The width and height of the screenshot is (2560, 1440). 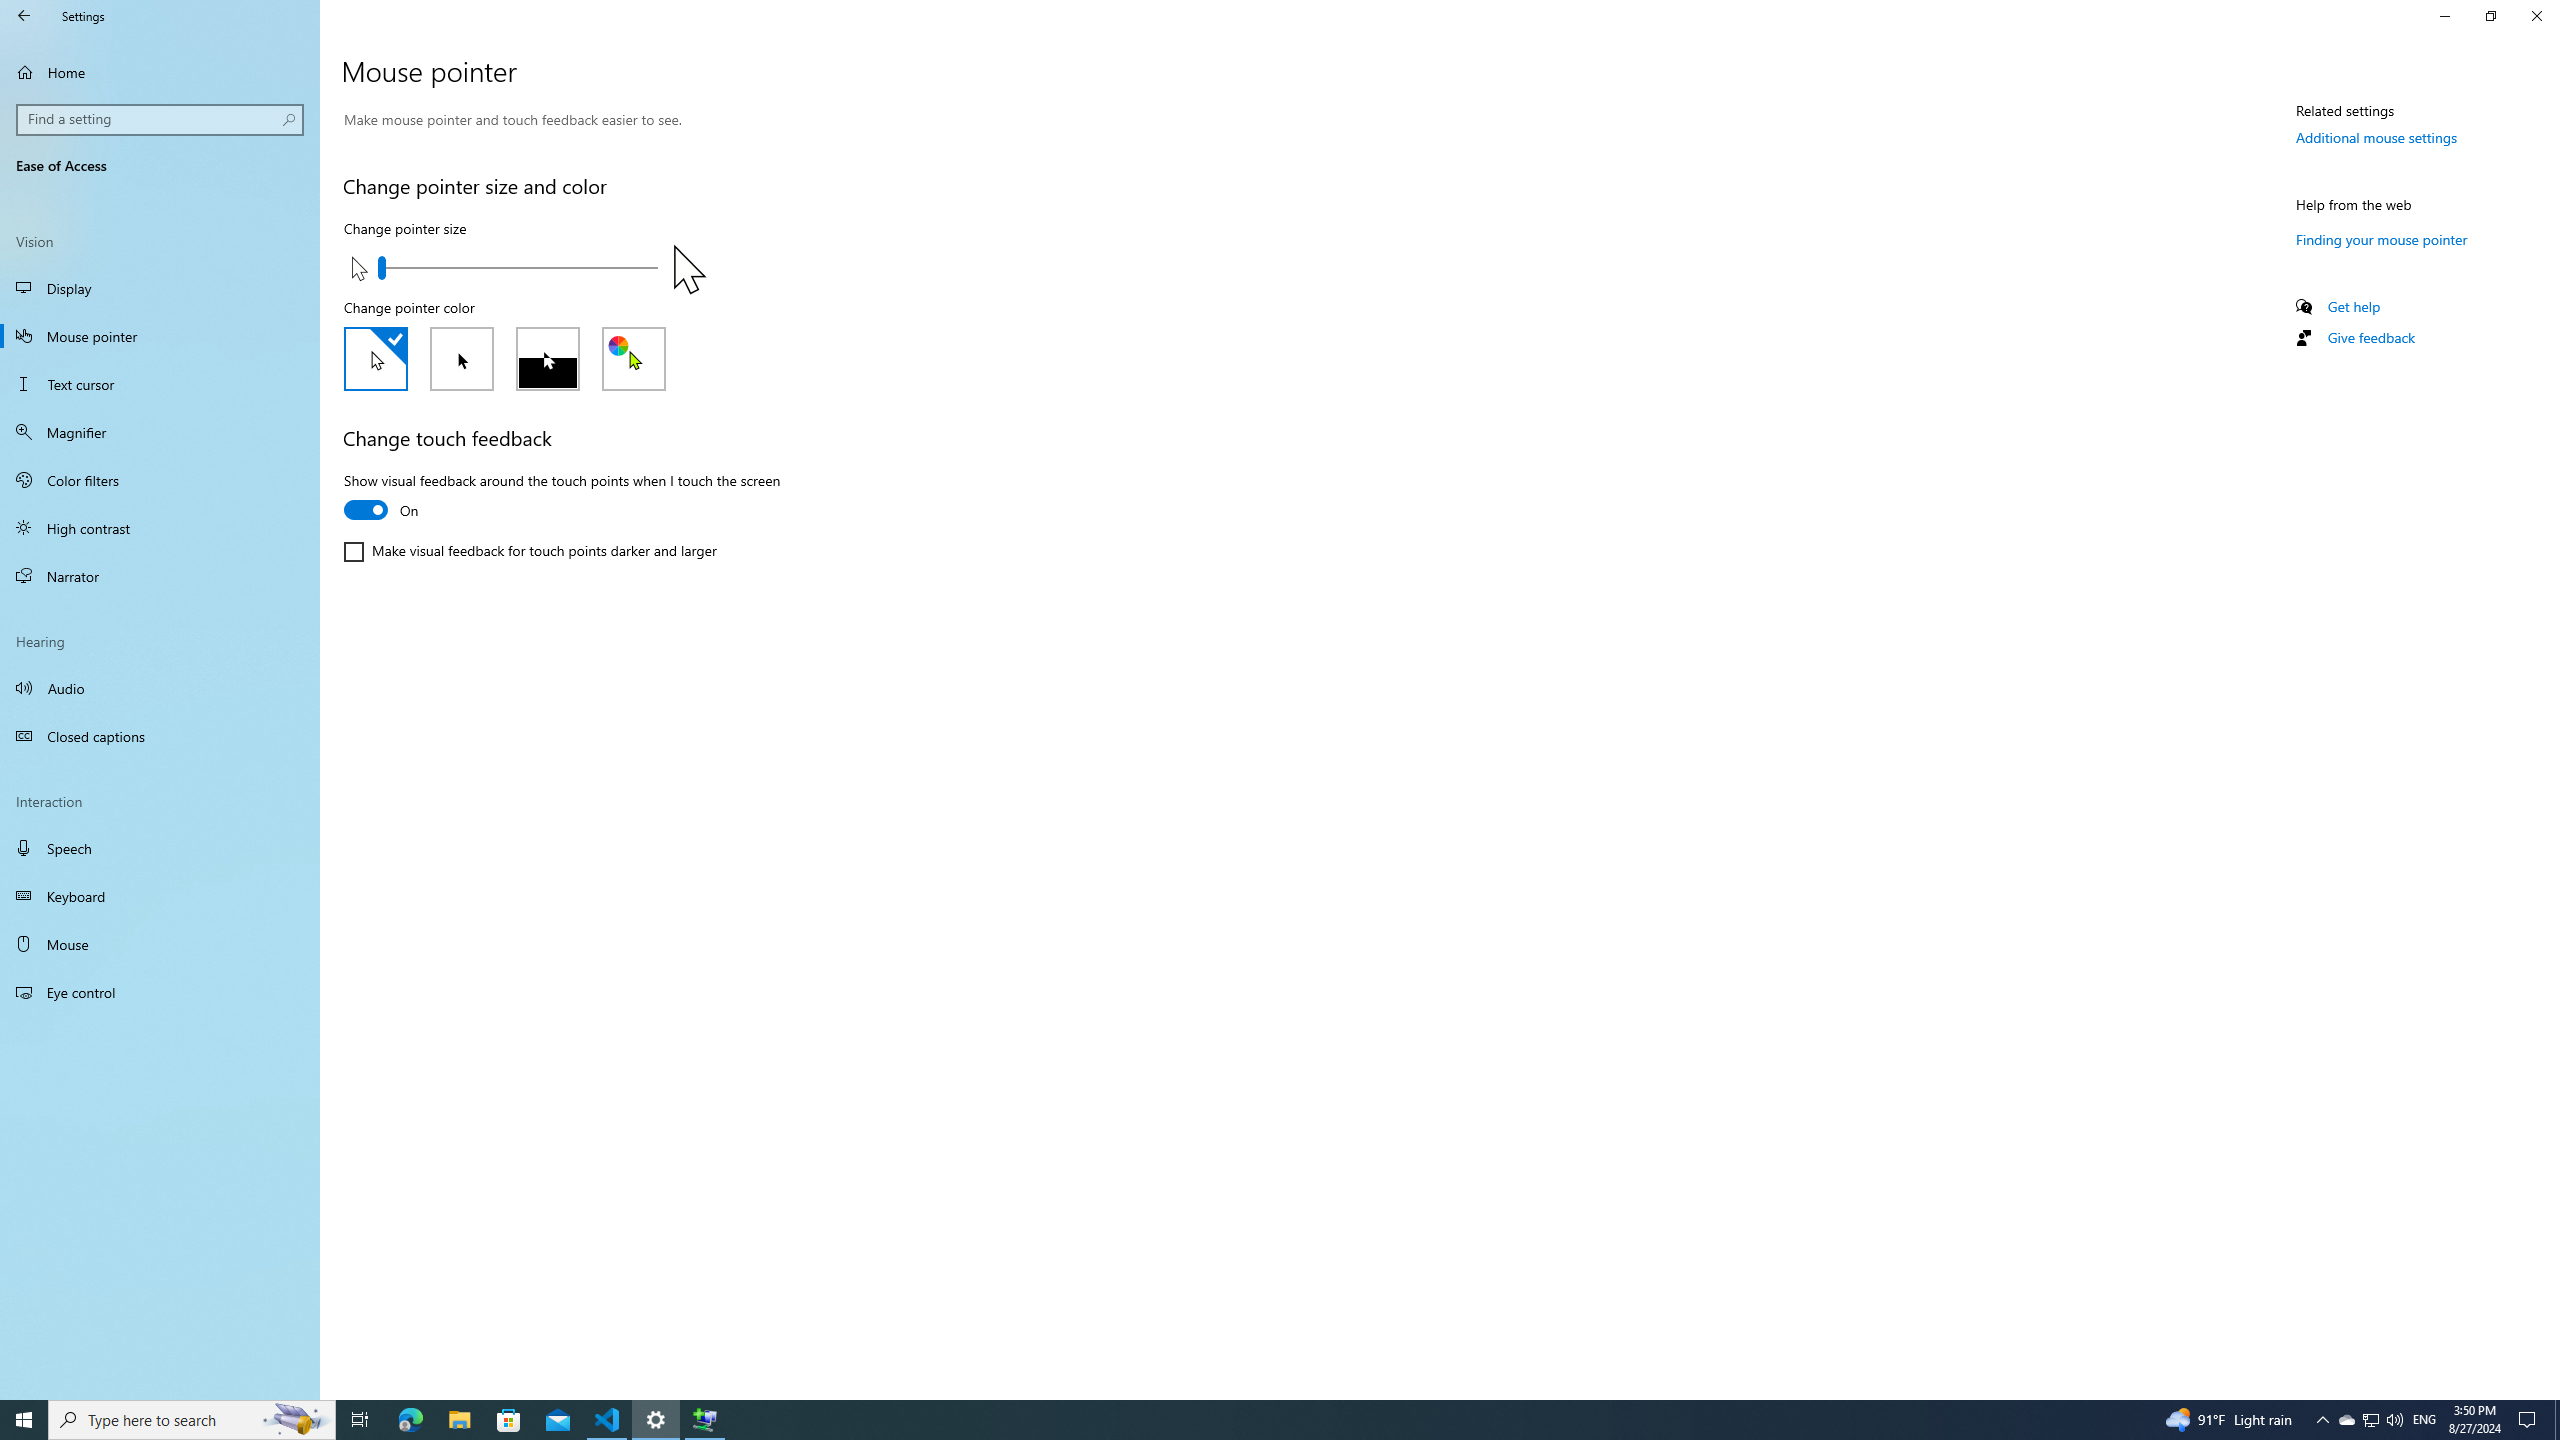 I want to click on 'Closed captions', so click(x=159, y=735).